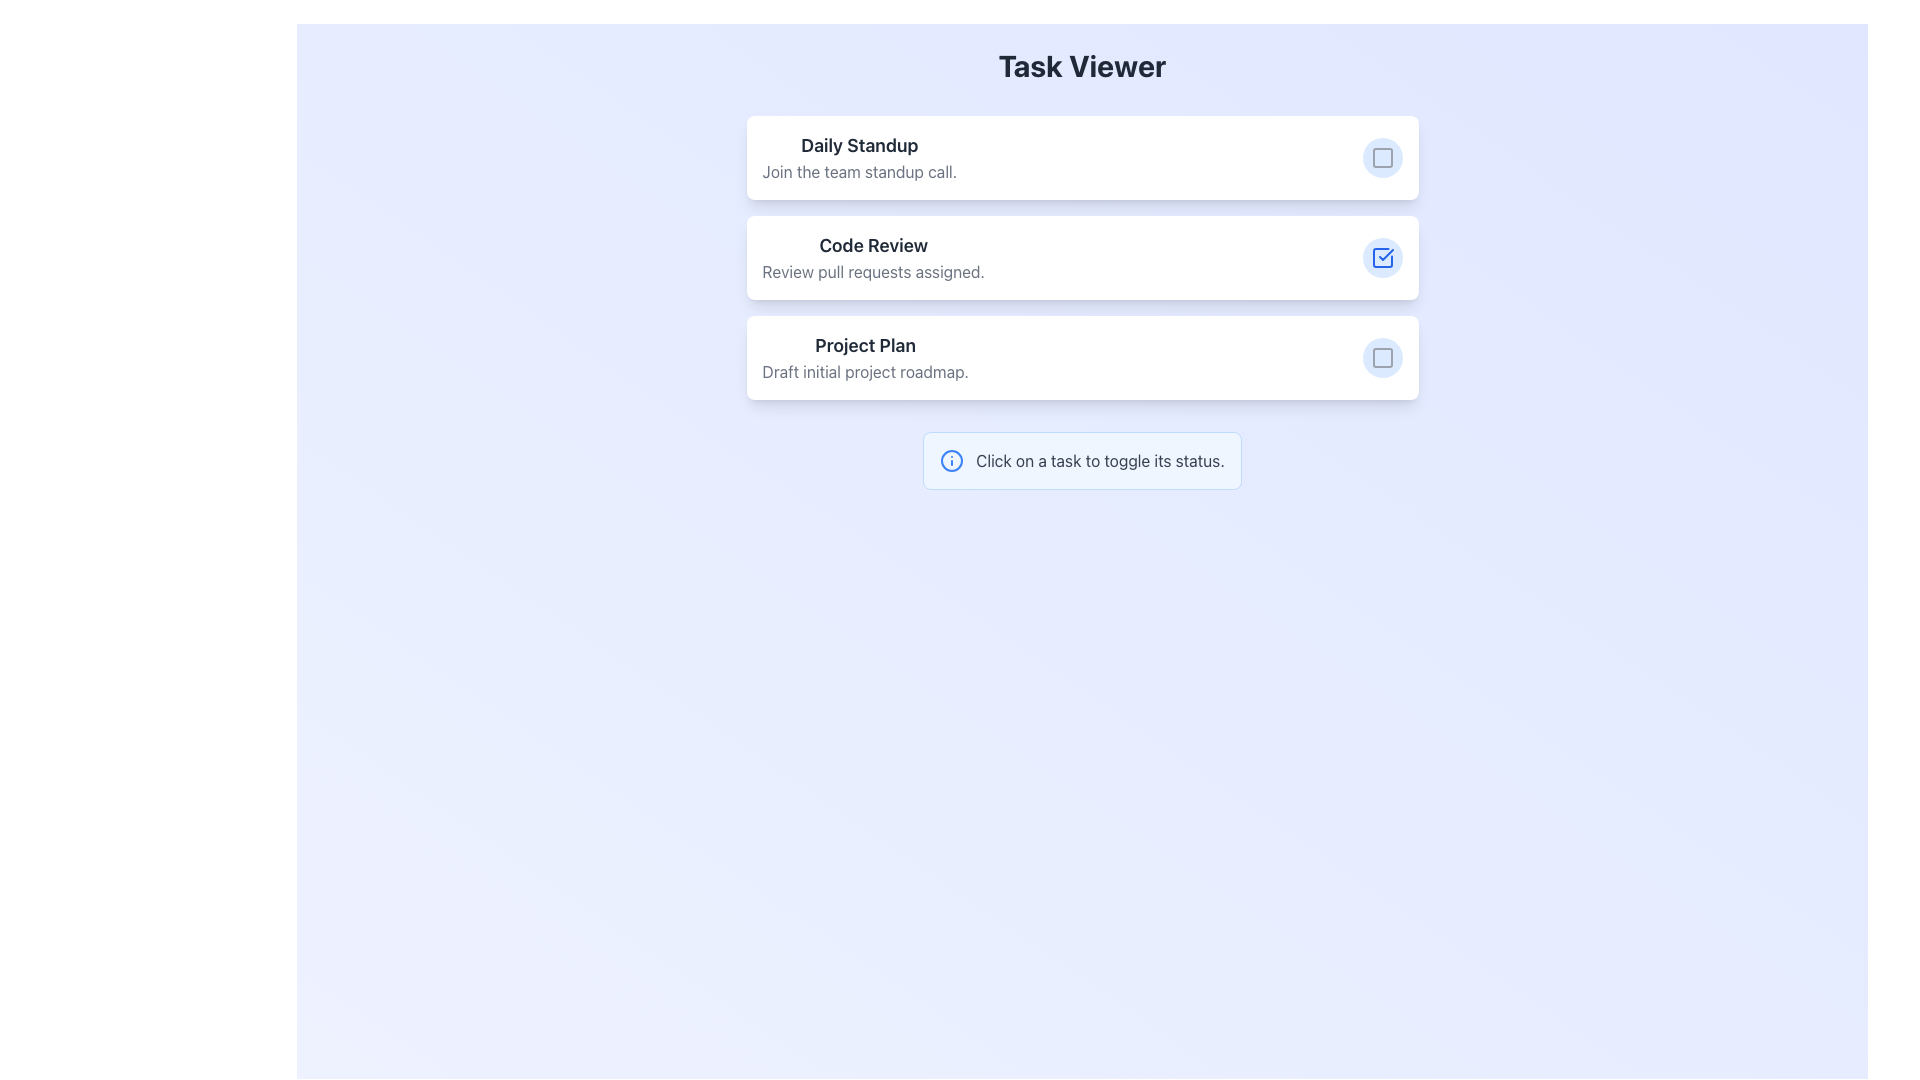 Image resolution: width=1920 pixels, height=1080 pixels. Describe the element at coordinates (1381, 157) in the screenshot. I see `the gray outlined square icon with rounded edges inside the blue circular button located next to the 'Daily Standup' task in the task list` at that location.